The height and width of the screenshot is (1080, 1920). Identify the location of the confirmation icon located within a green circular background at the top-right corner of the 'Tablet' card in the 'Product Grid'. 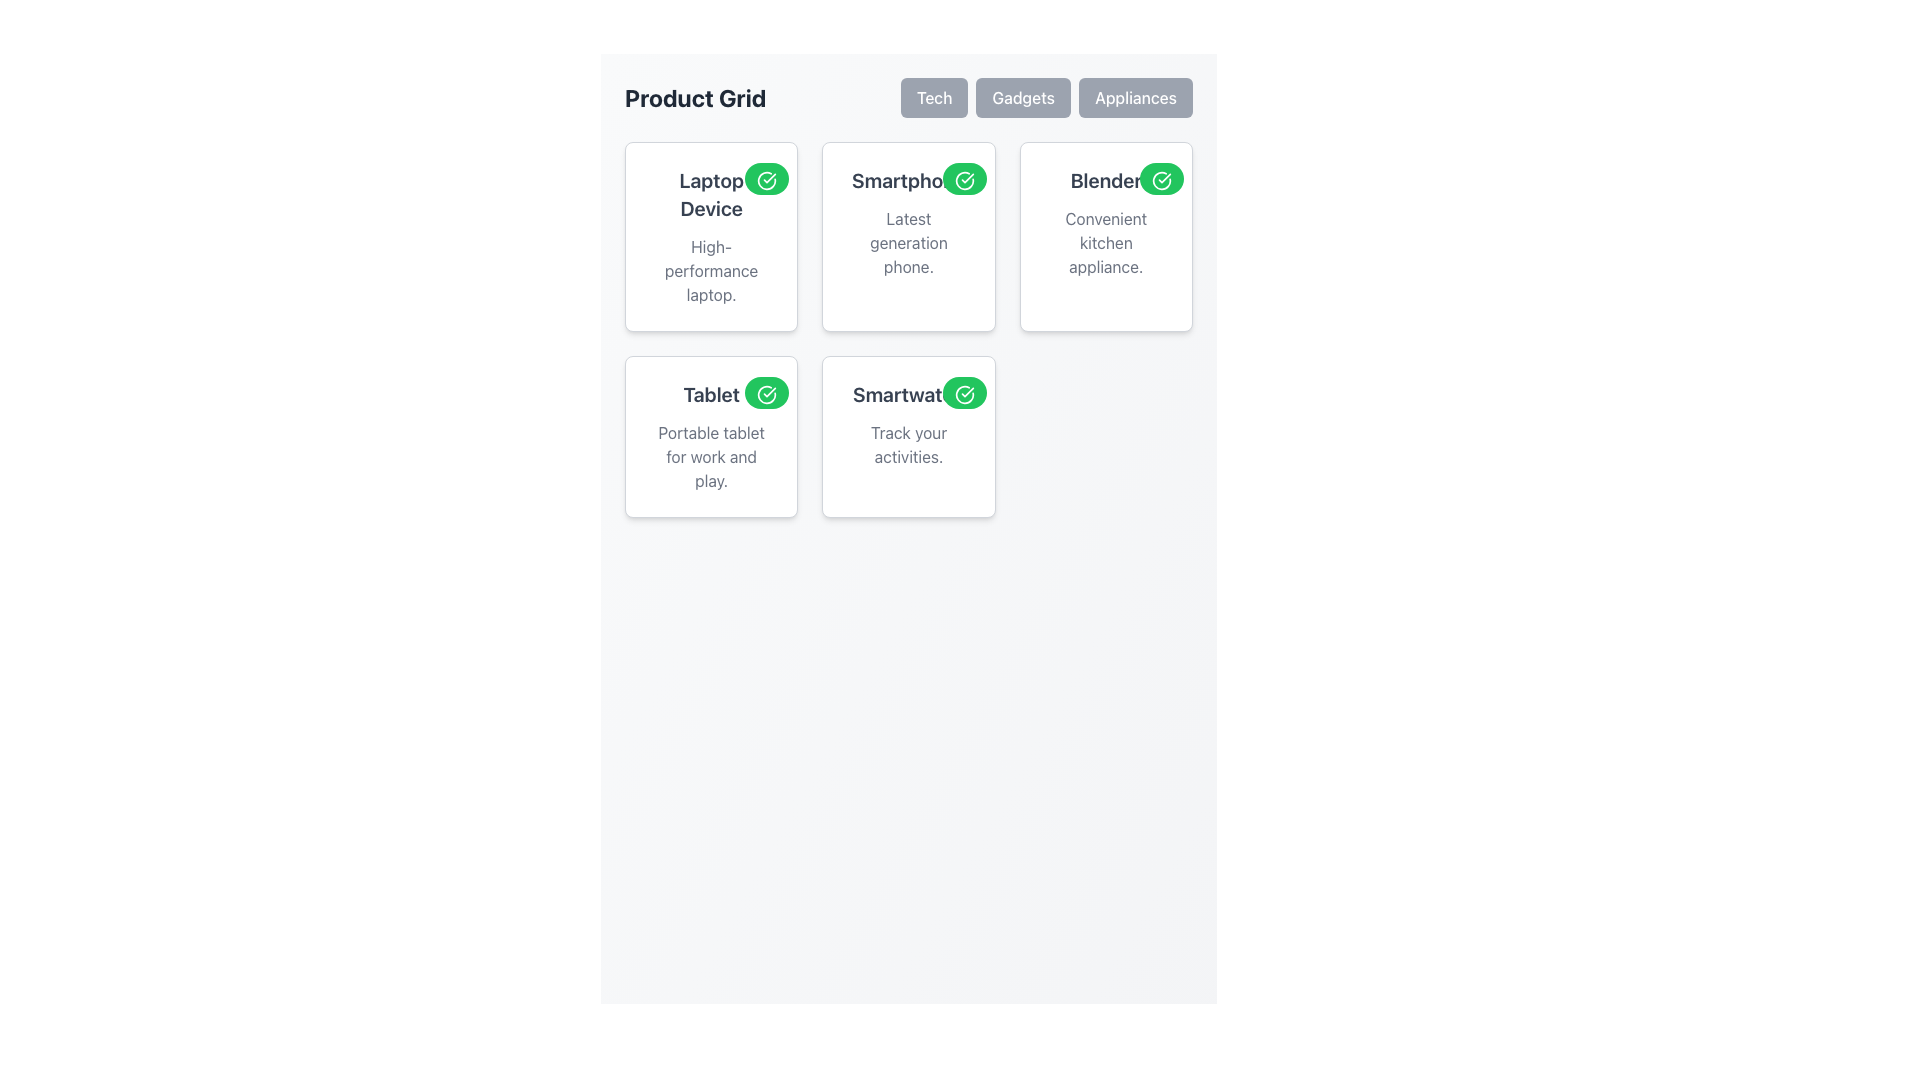
(766, 394).